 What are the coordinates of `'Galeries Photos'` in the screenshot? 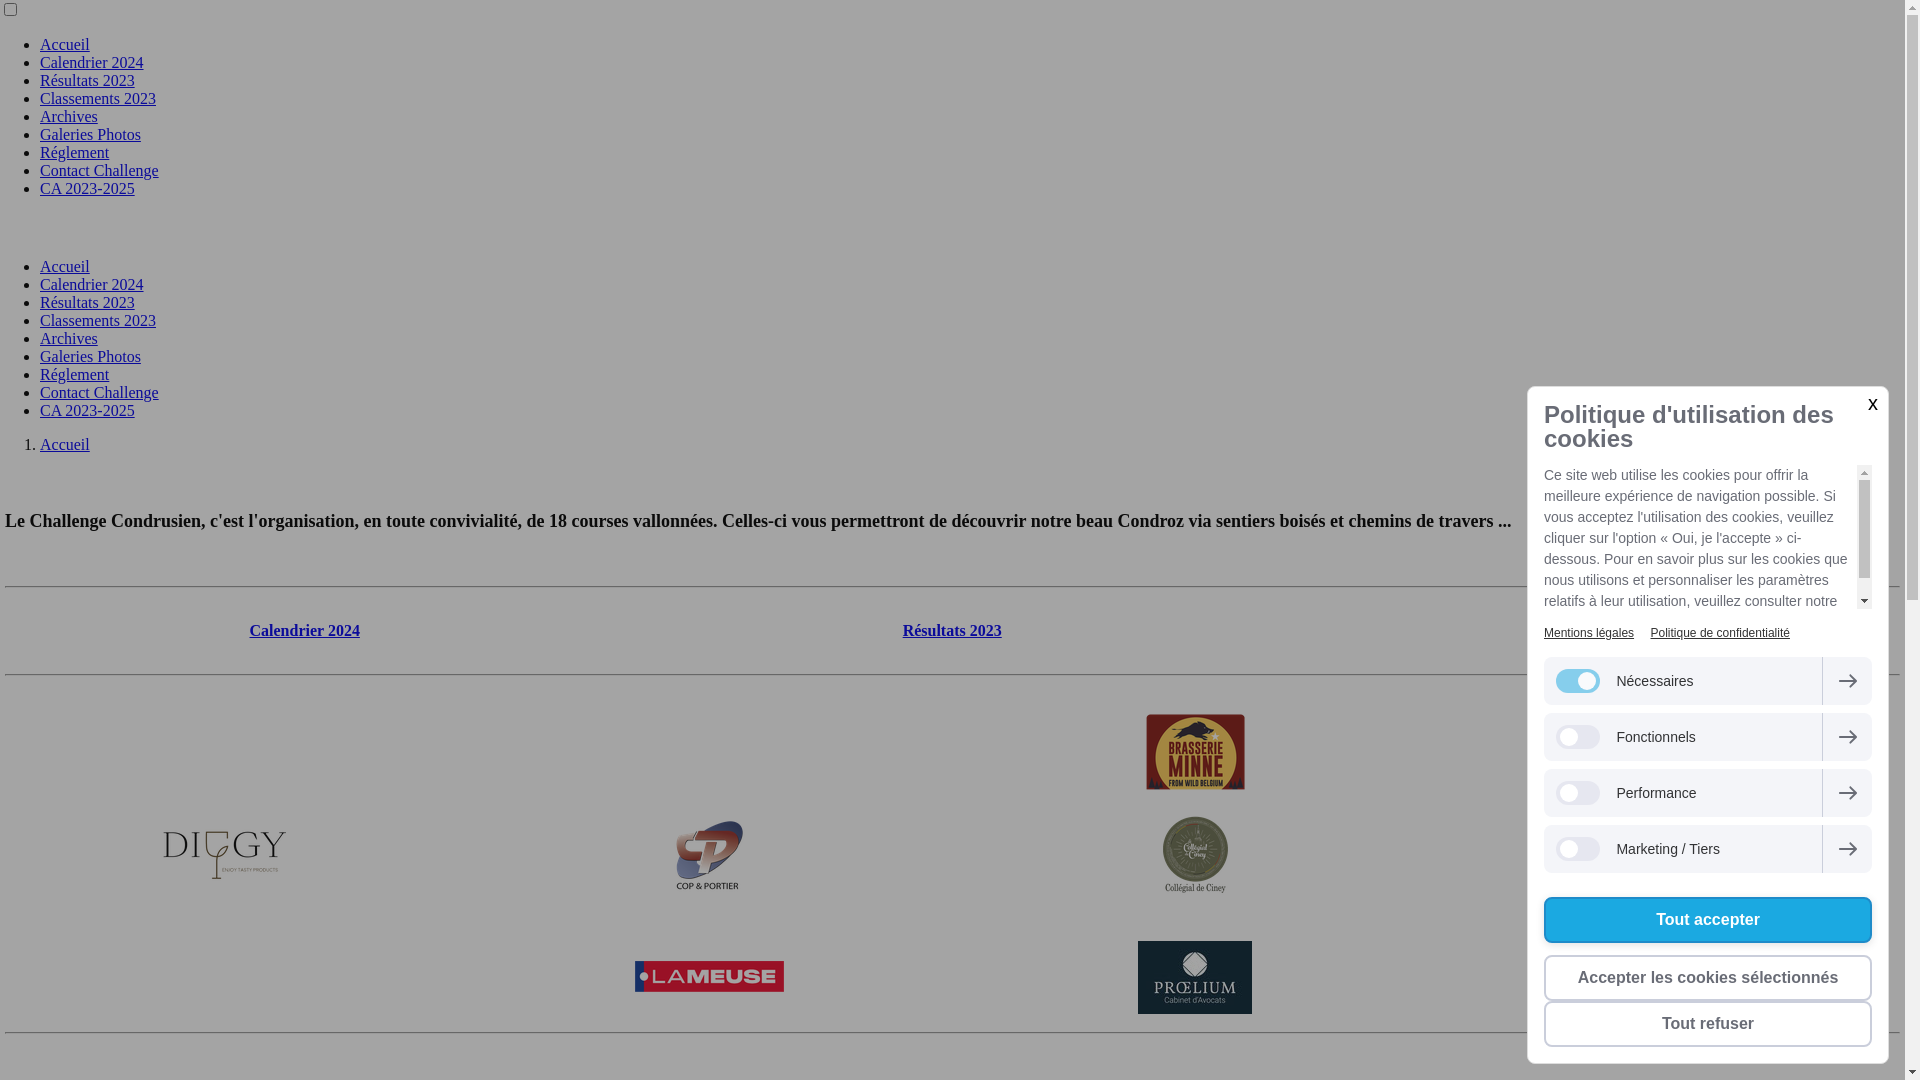 It's located at (89, 355).